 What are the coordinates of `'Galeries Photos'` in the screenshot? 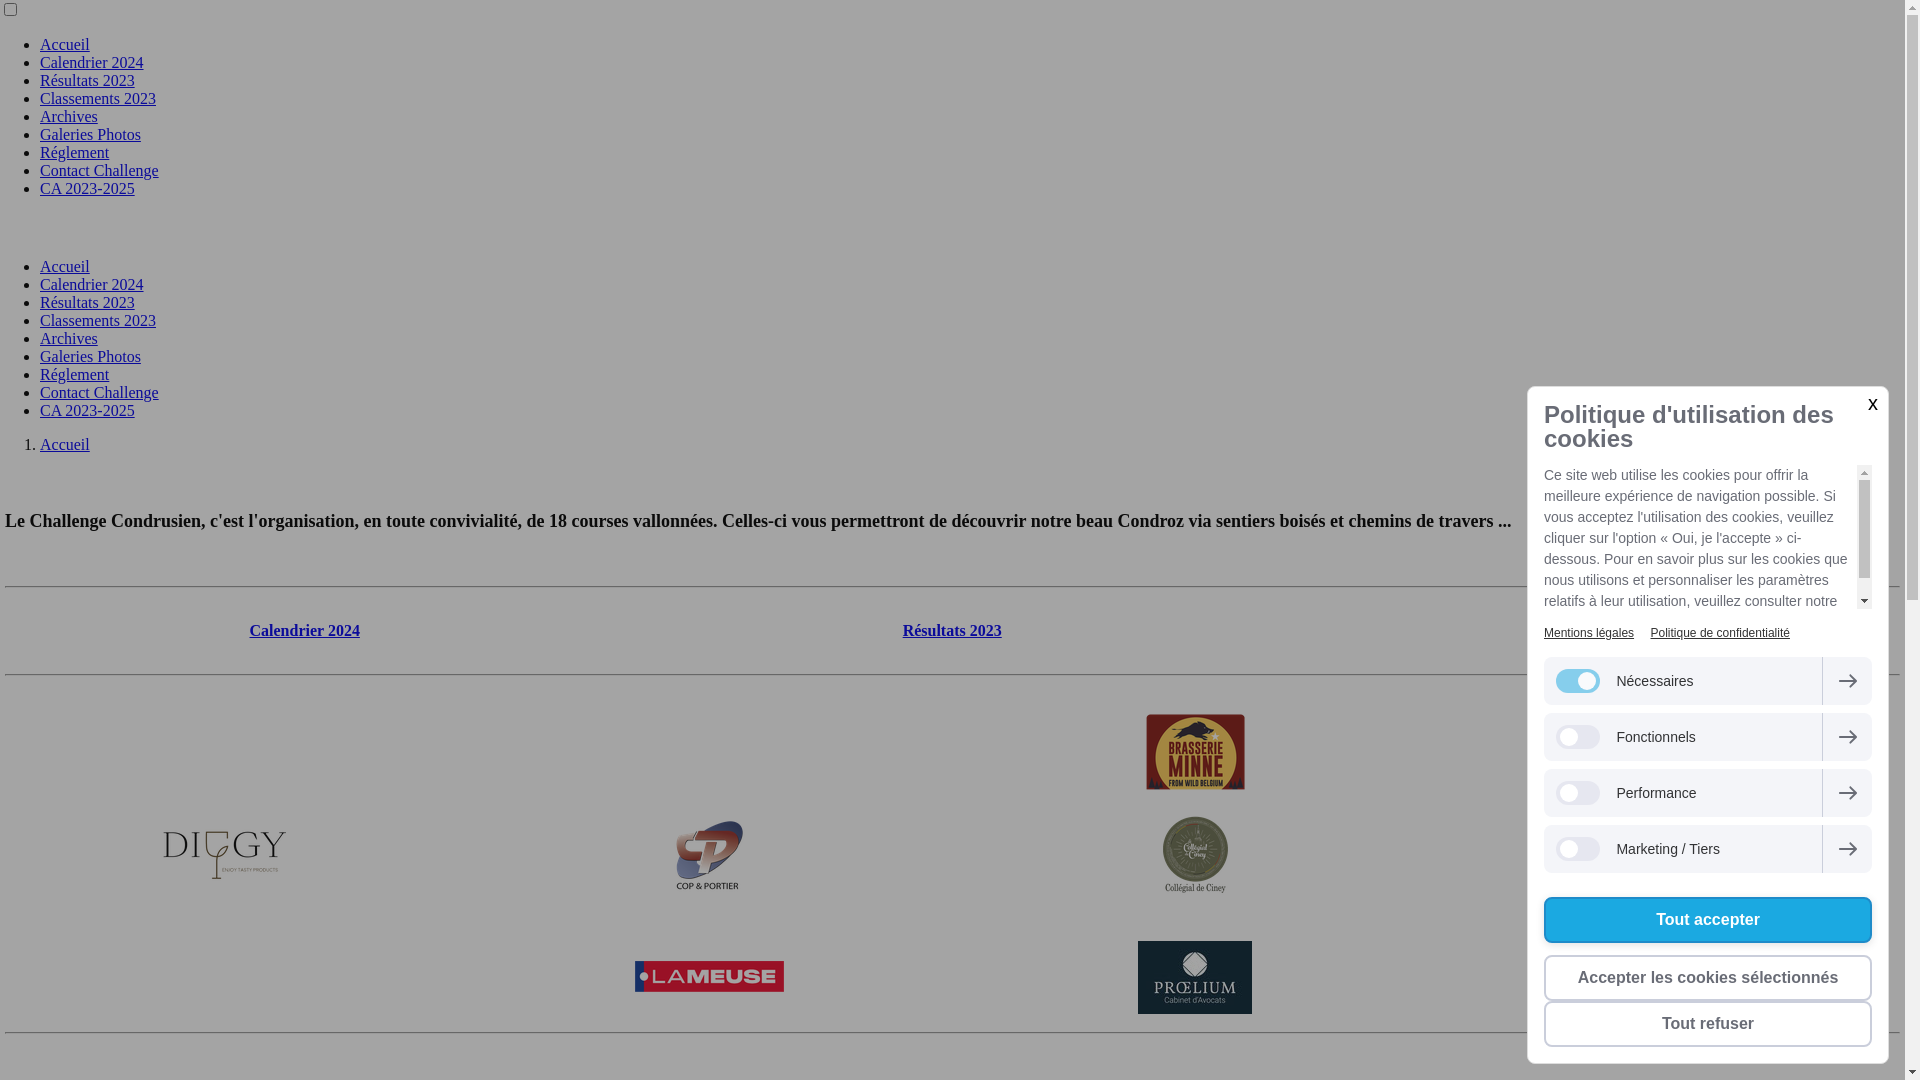 It's located at (89, 355).